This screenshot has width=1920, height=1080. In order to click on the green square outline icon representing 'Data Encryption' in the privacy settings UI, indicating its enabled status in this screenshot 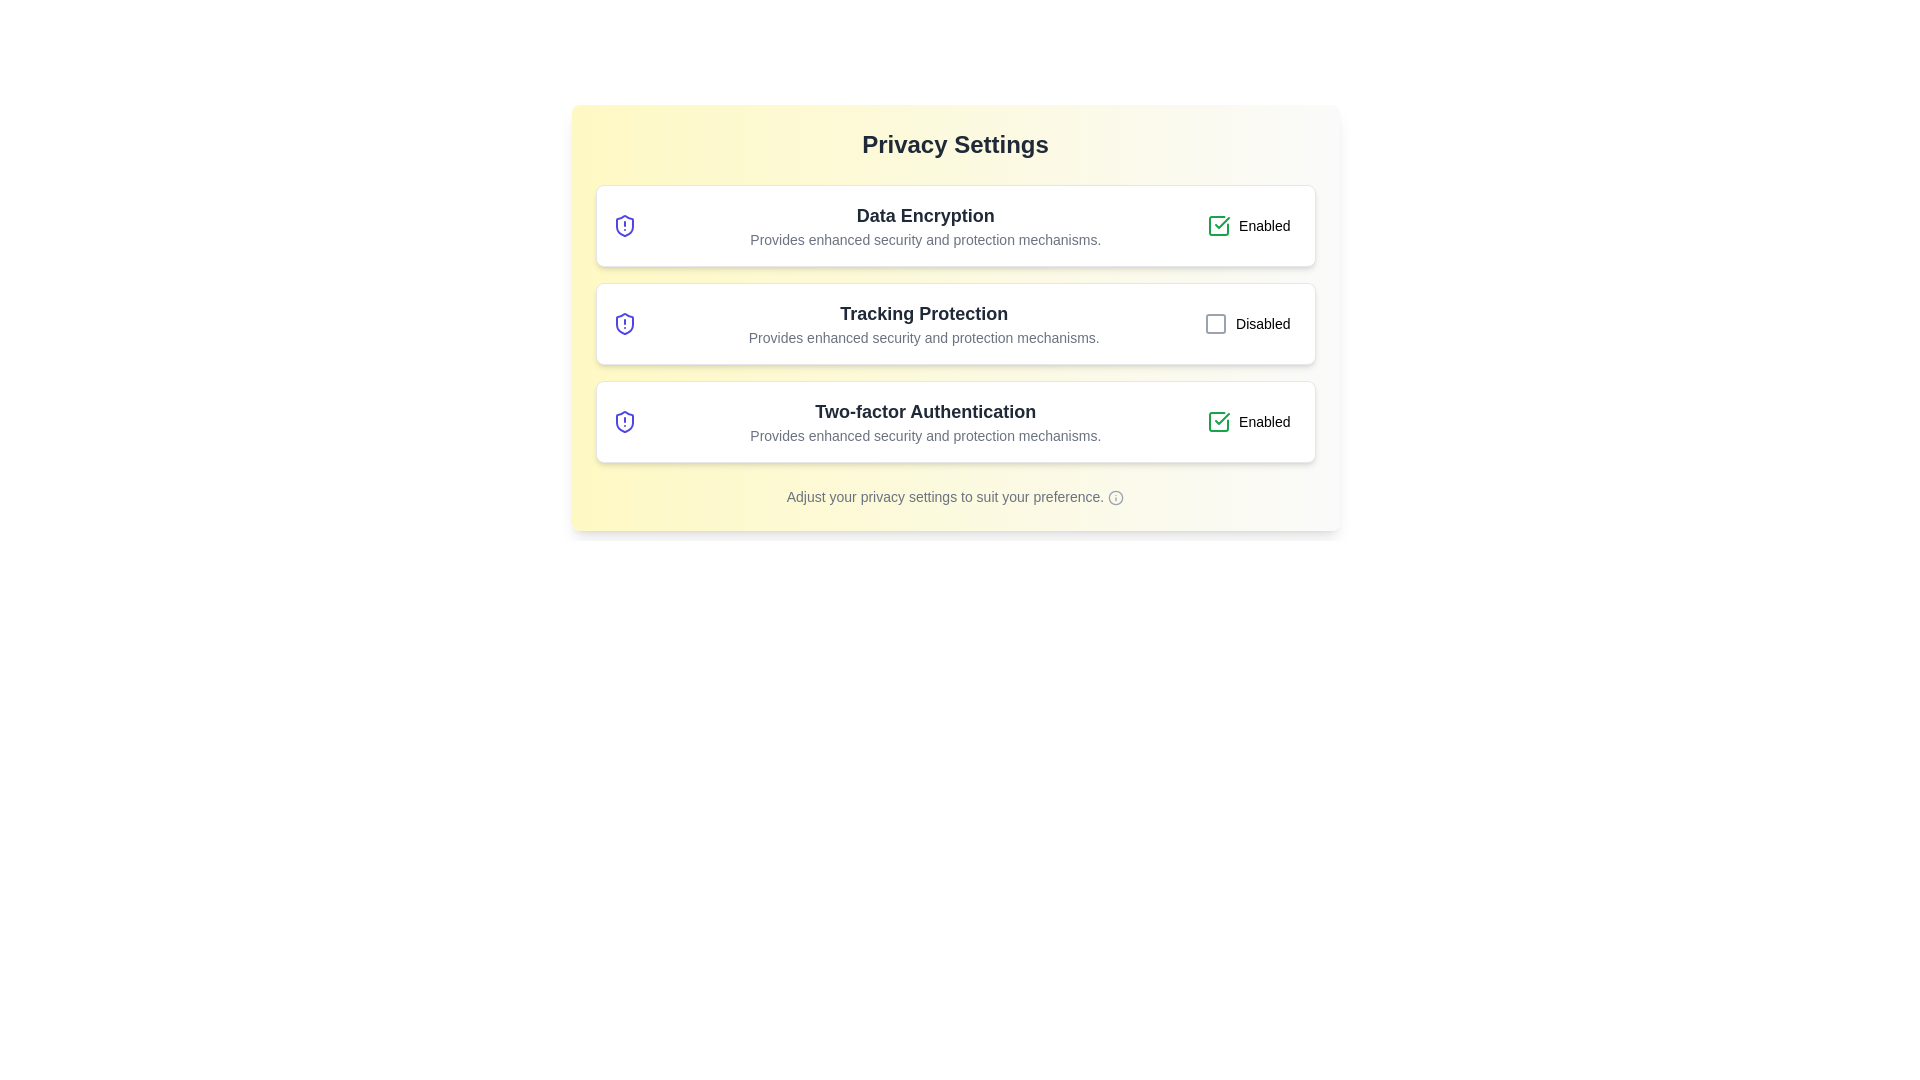, I will do `click(1218, 420)`.